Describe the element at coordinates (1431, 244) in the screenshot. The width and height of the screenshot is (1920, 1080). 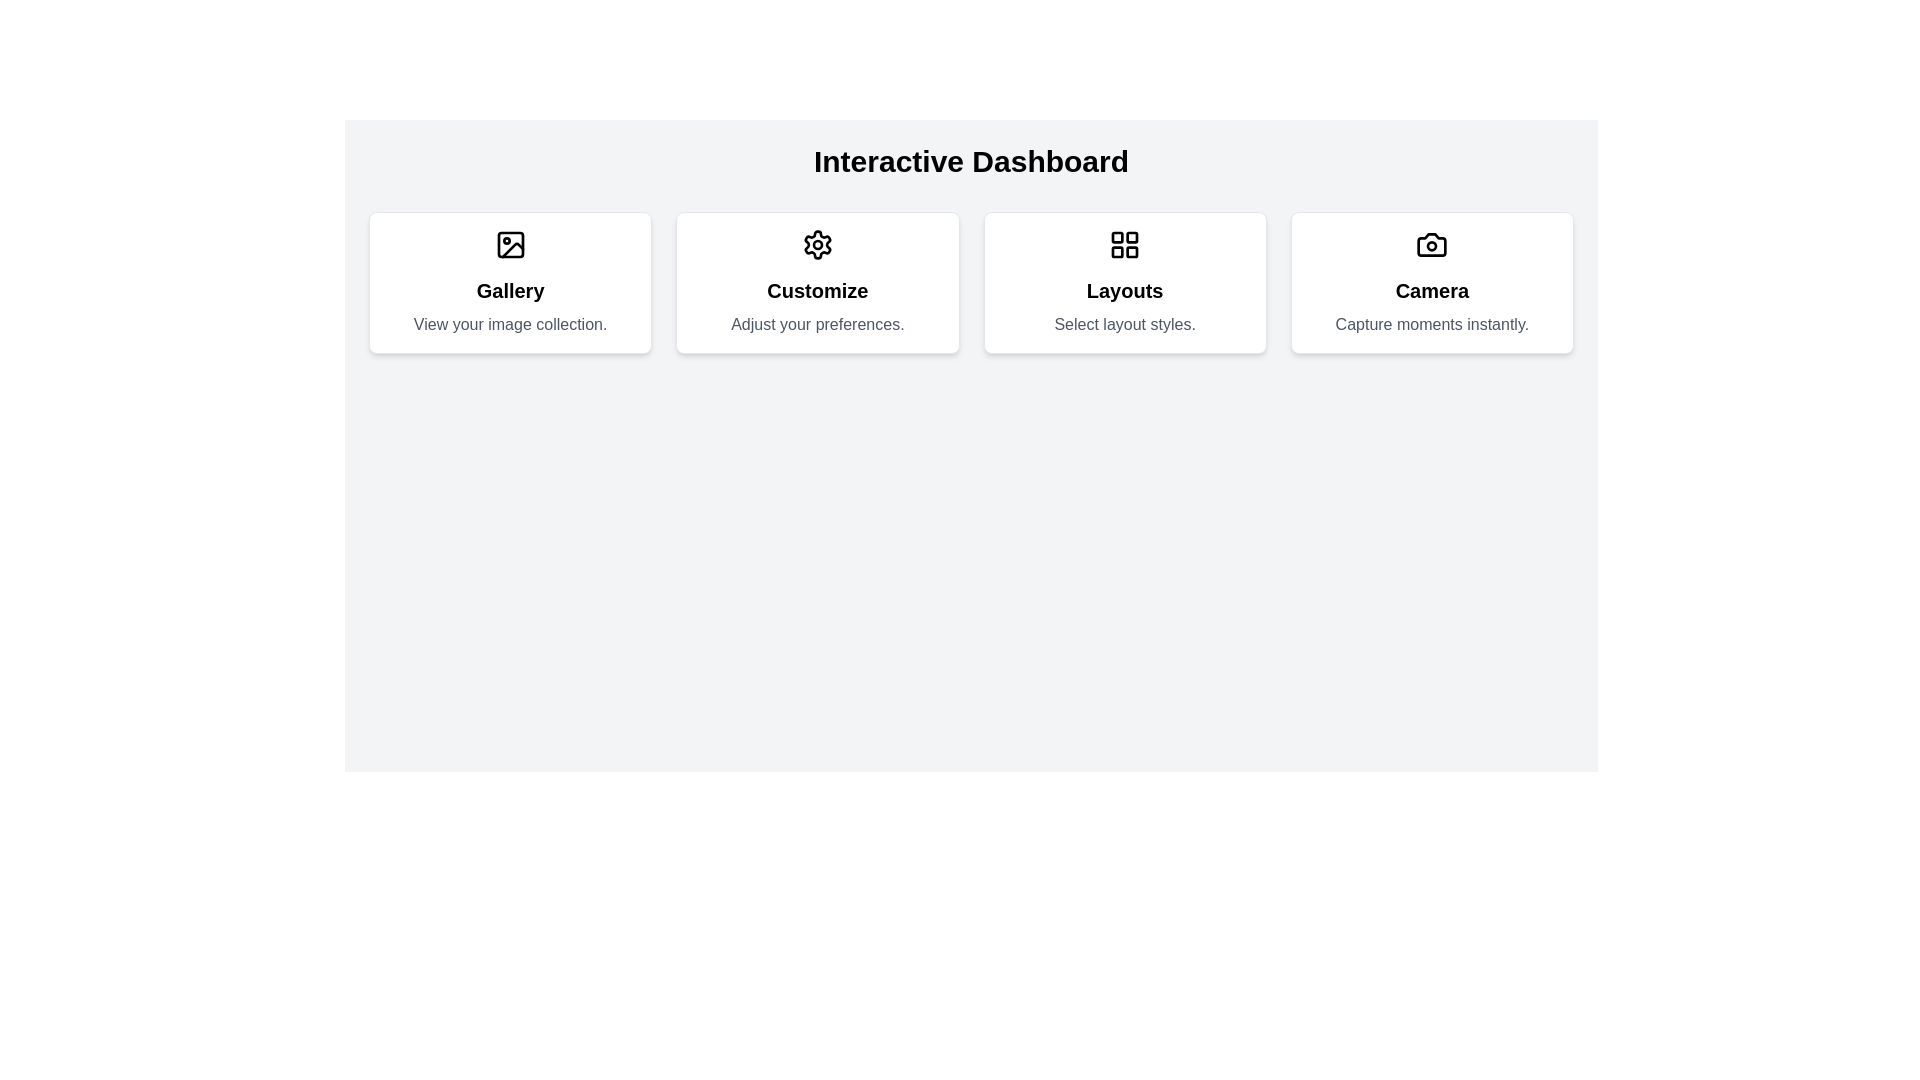
I see `the surrounding area of the camera icon, which is the first visible component in the 'Camera' card located at the far-right of the row` at that location.